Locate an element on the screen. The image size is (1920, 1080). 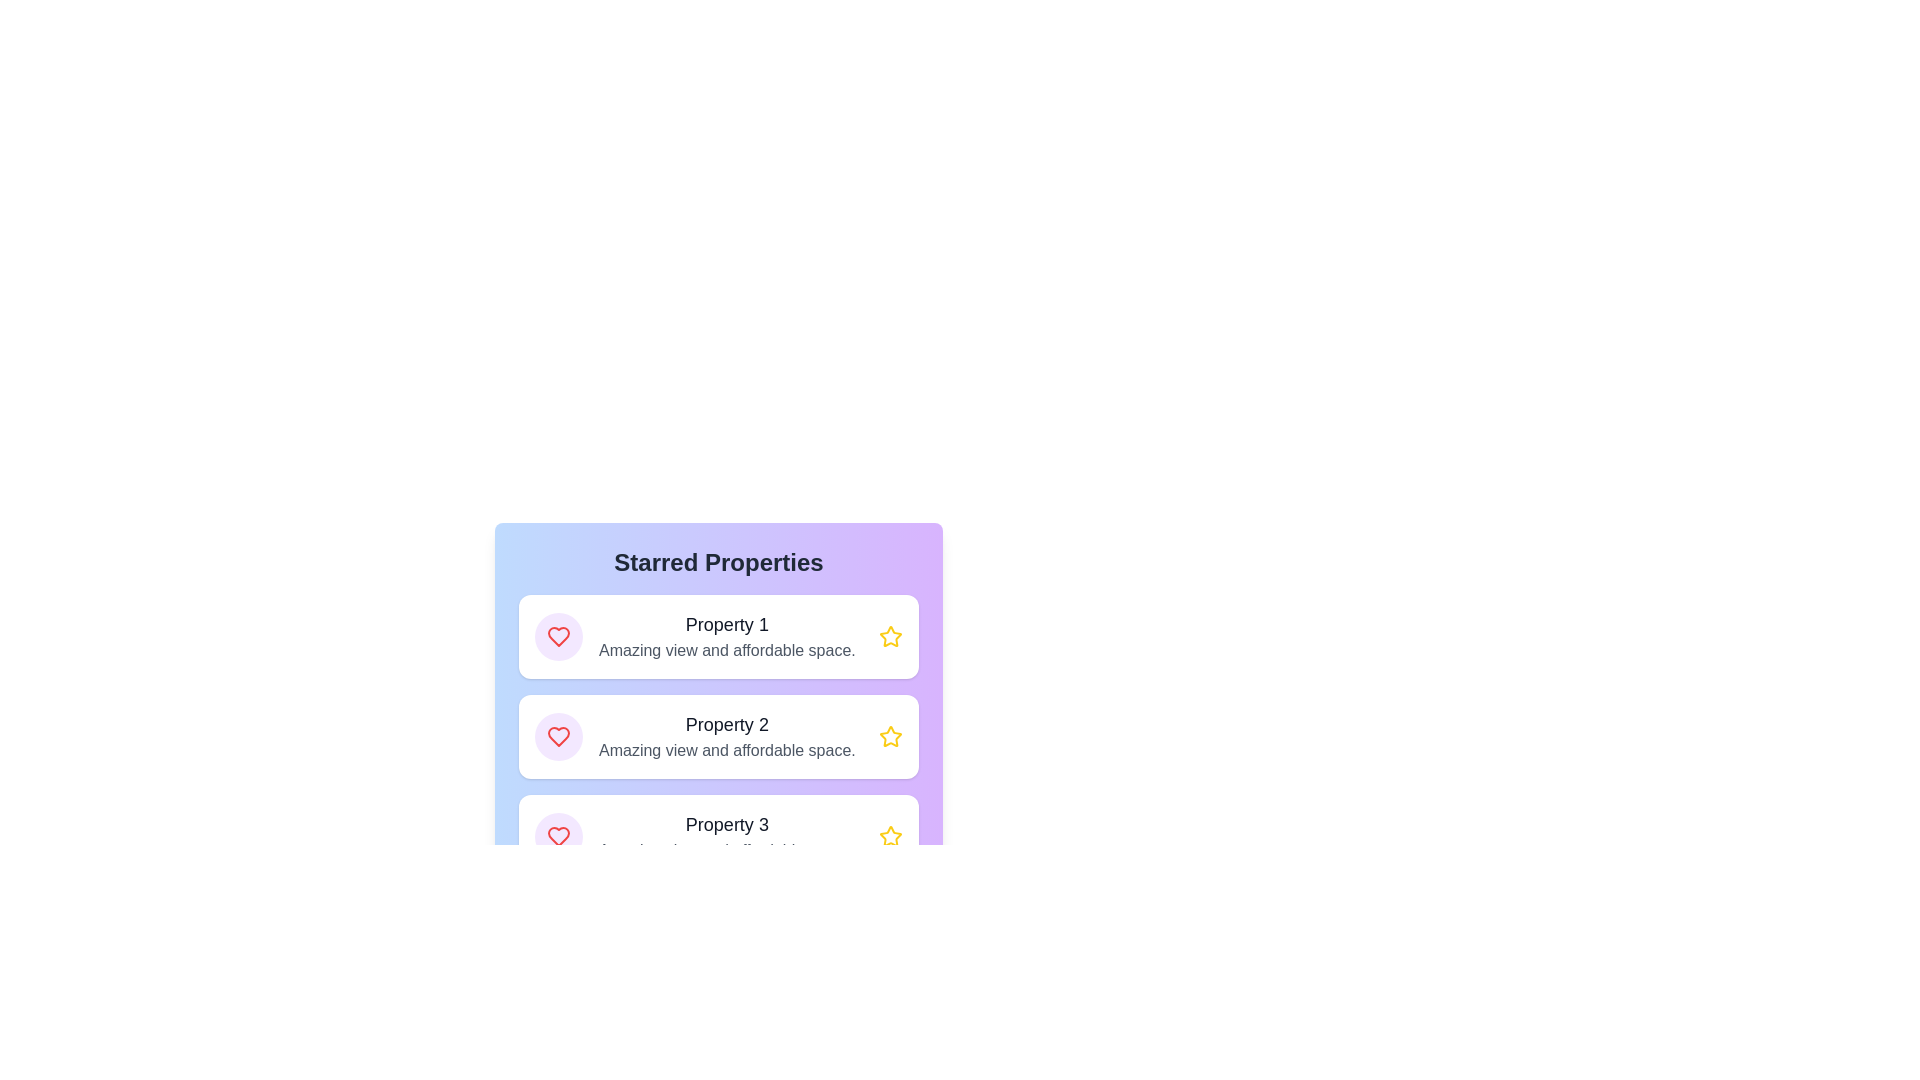
the property listing summary element located below 'Property 1' and above 'Property 3' in the vertically arranged list of properties is located at coordinates (695, 736).